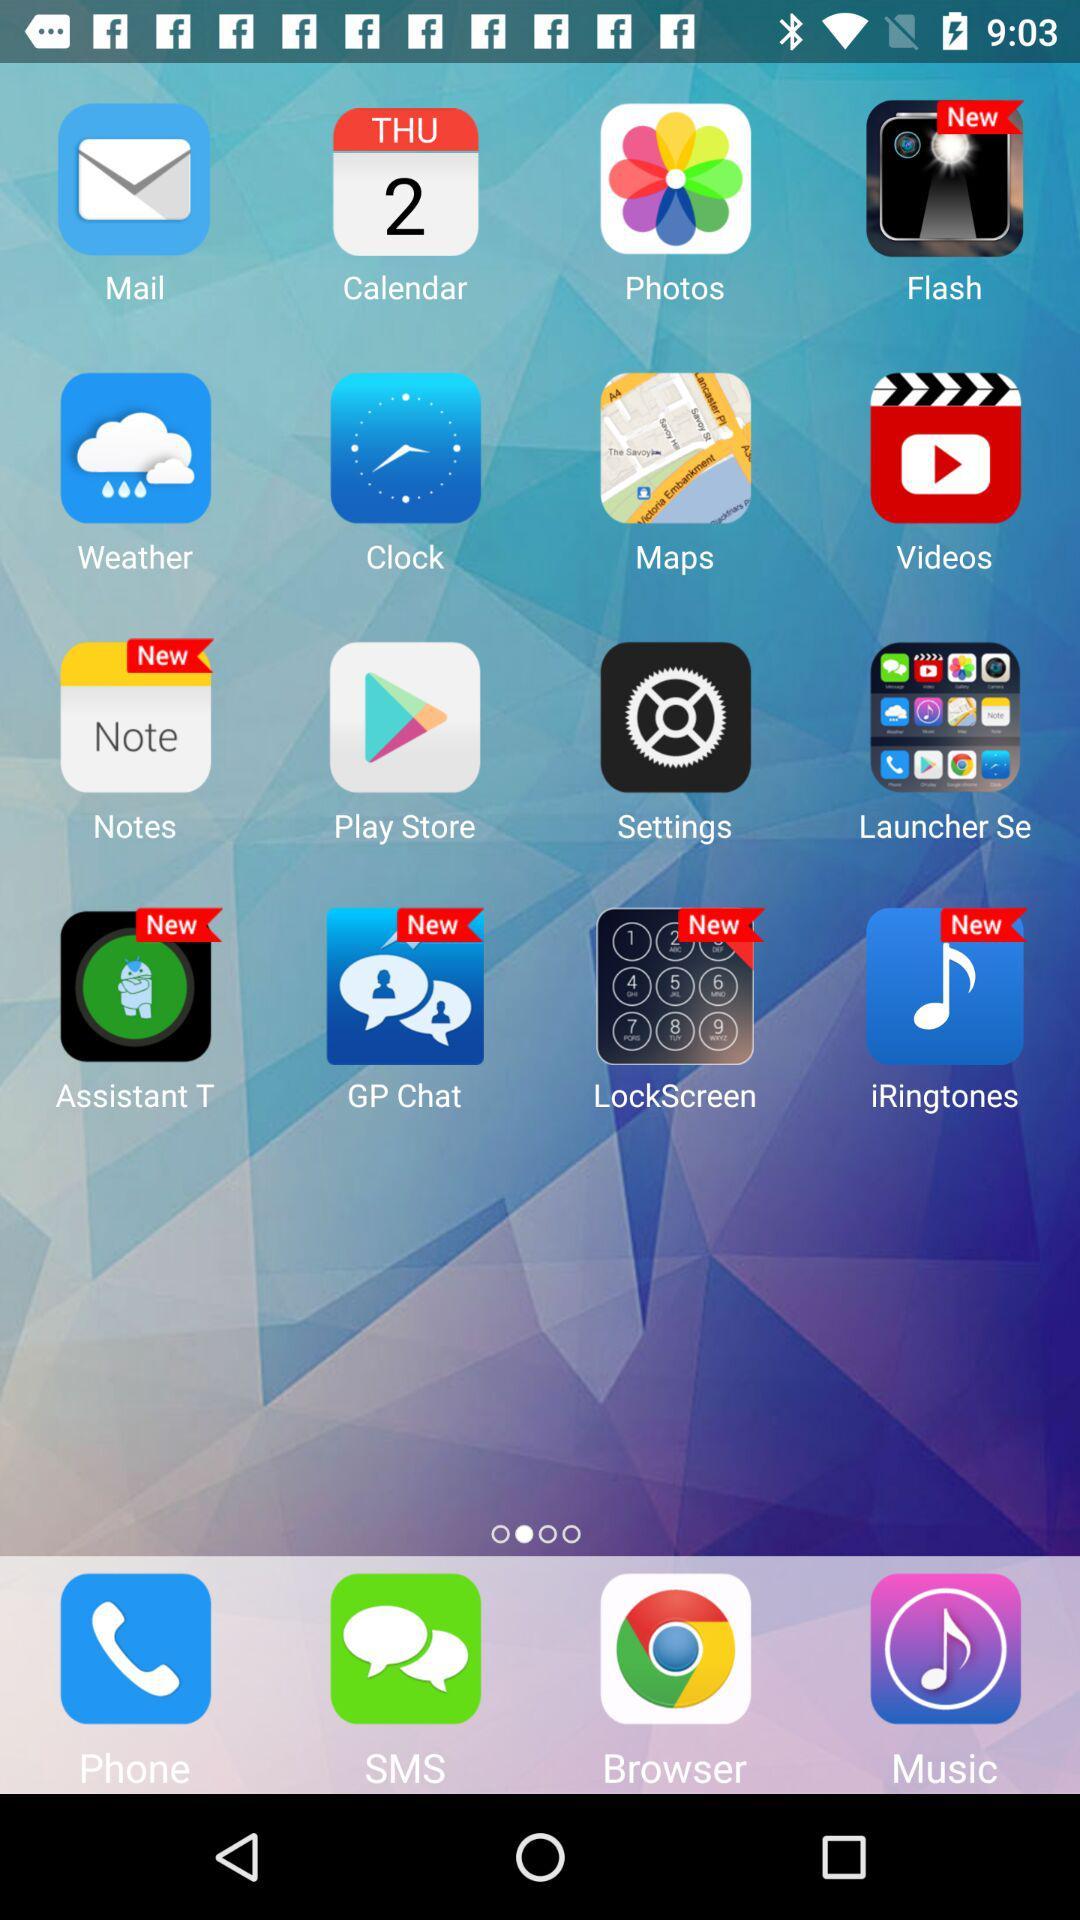 This screenshot has width=1080, height=1920. I want to click on the music icon, so click(945, 1648).